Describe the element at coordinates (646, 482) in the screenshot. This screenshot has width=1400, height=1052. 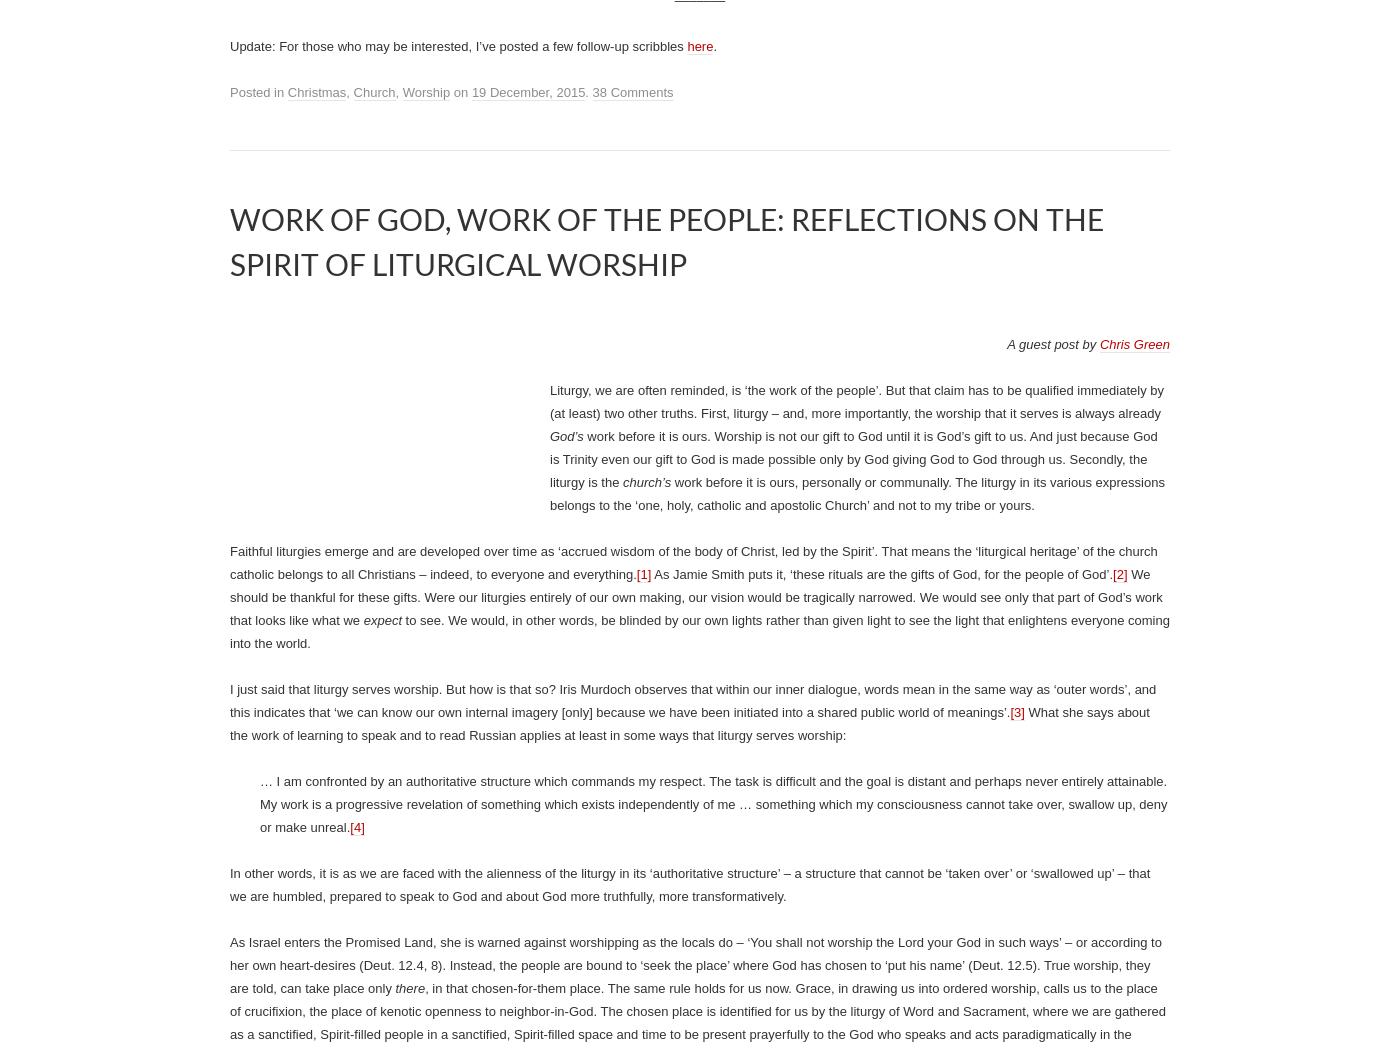
I see `'church’s'` at that location.